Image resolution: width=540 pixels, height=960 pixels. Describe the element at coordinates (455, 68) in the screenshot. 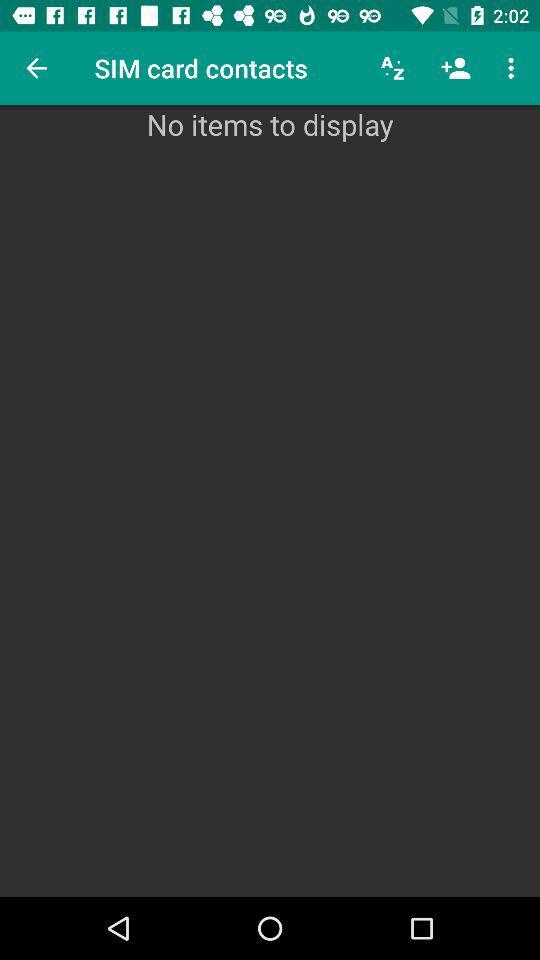

I see `the icon above the no items to icon` at that location.